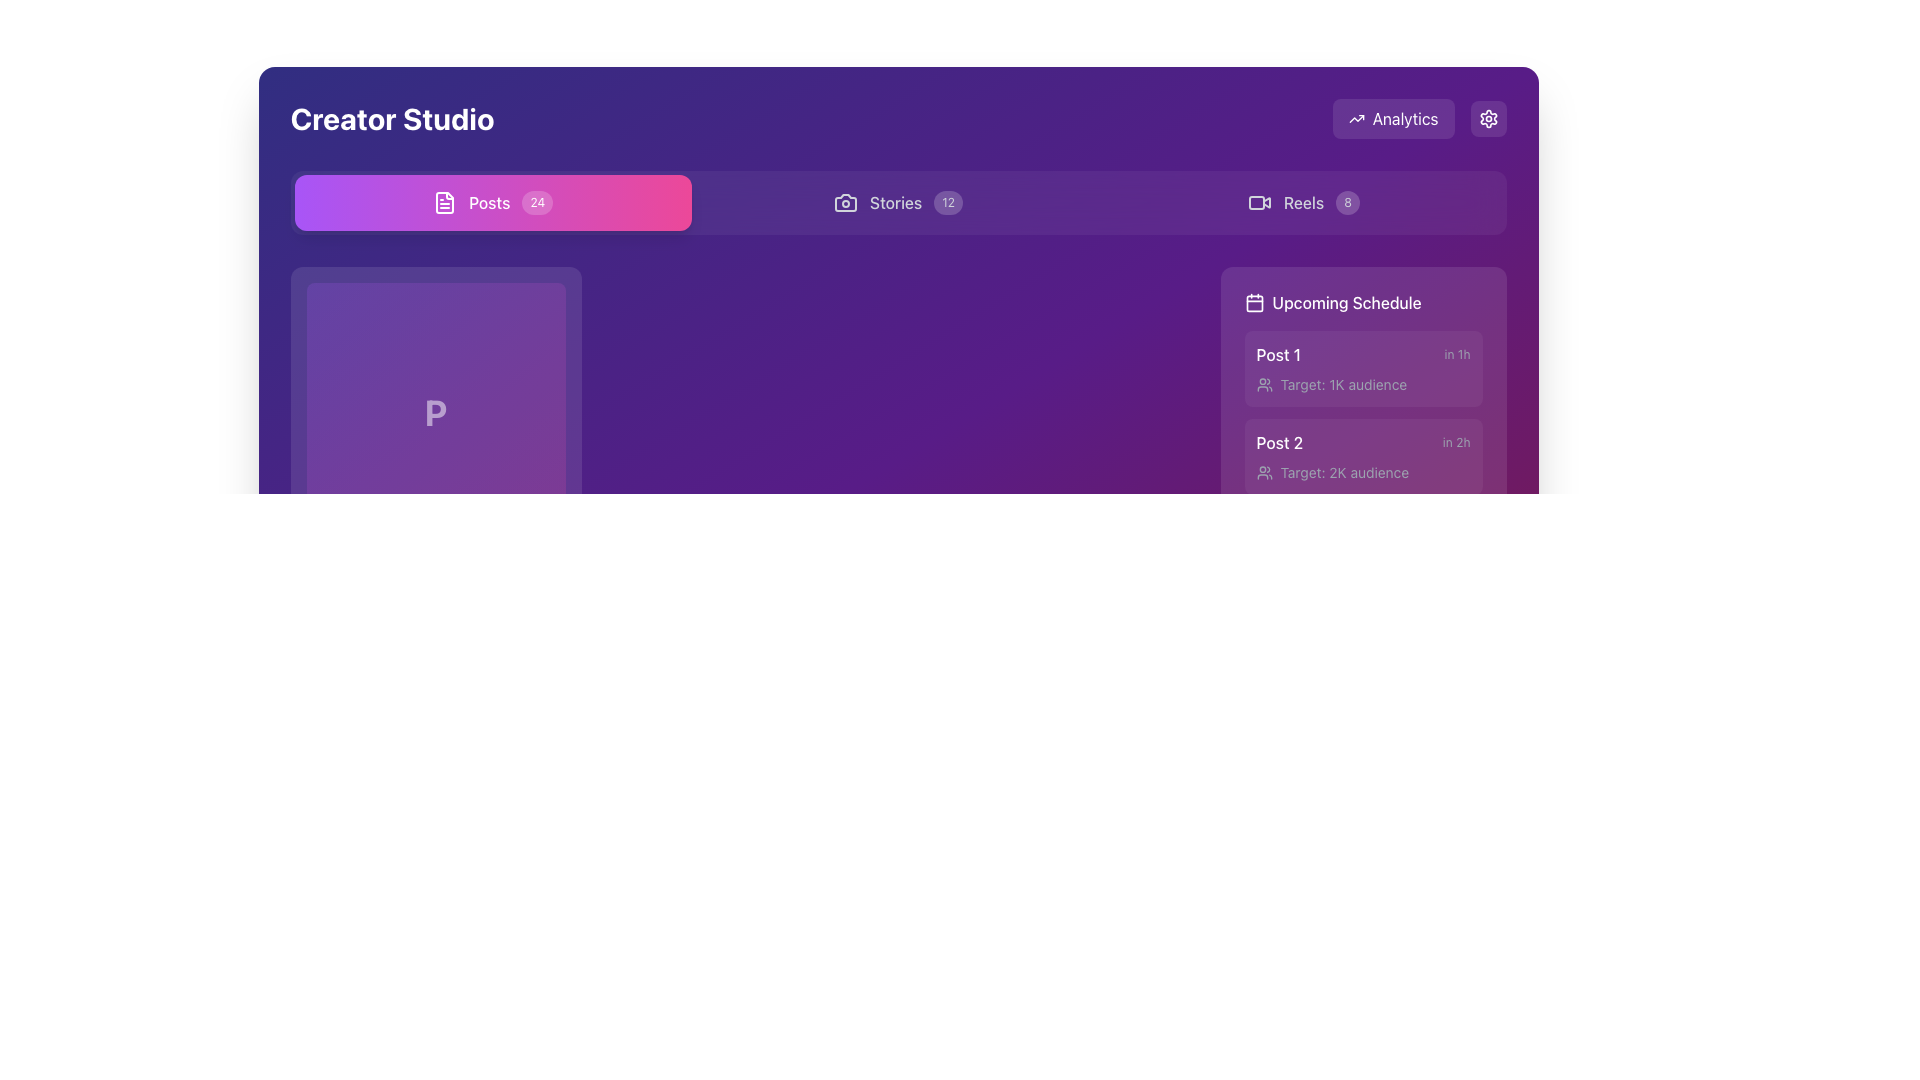 The height and width of the screenshot is (1080, 1920). What do you see at coordinates (392, 119) in the screenshot?
I see `the 'Creator Studio' text label, which is a bold, large white heading located at the top-left corner of the interface against a dark purple background` at bounding box center [392, 119].